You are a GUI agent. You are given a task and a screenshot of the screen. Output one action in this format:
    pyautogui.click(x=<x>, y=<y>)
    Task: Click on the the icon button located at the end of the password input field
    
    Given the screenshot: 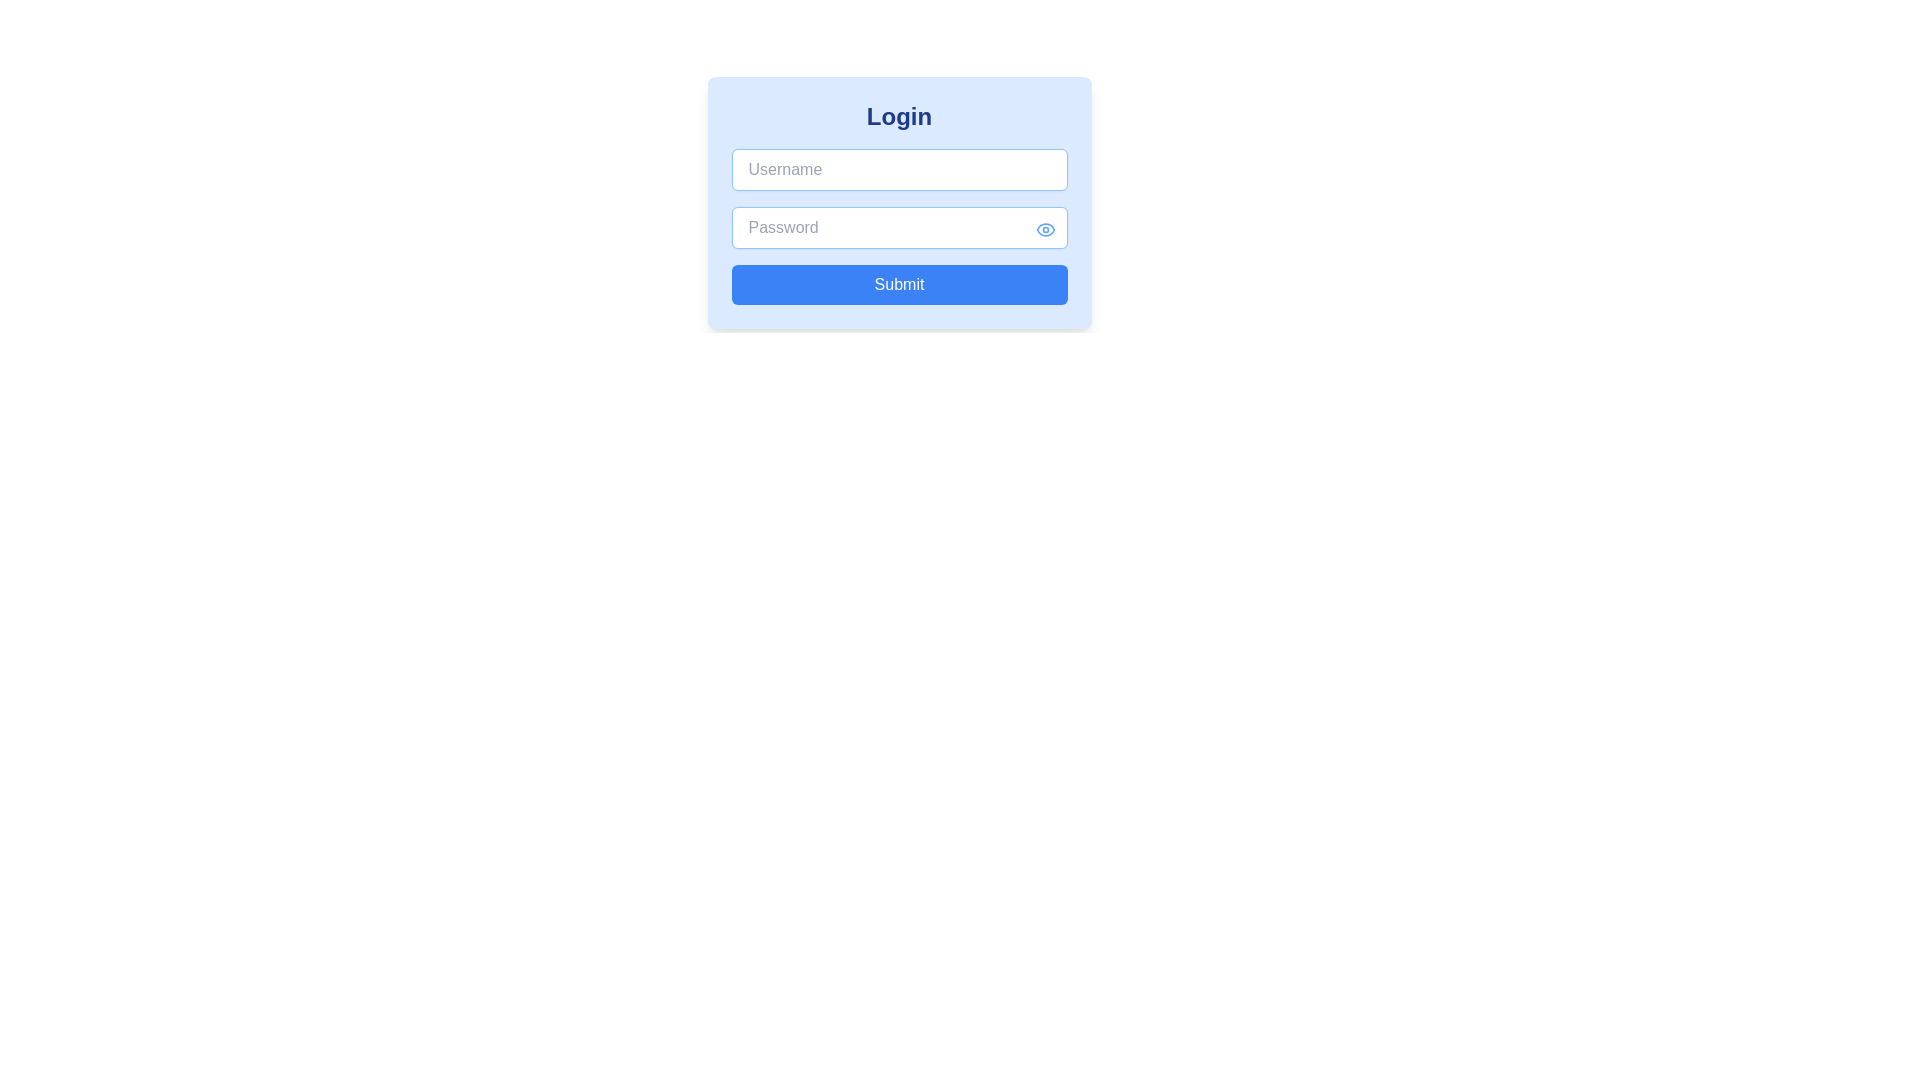 What is the action you would take?
    pyautogui.click(x=1044, y=228)
    